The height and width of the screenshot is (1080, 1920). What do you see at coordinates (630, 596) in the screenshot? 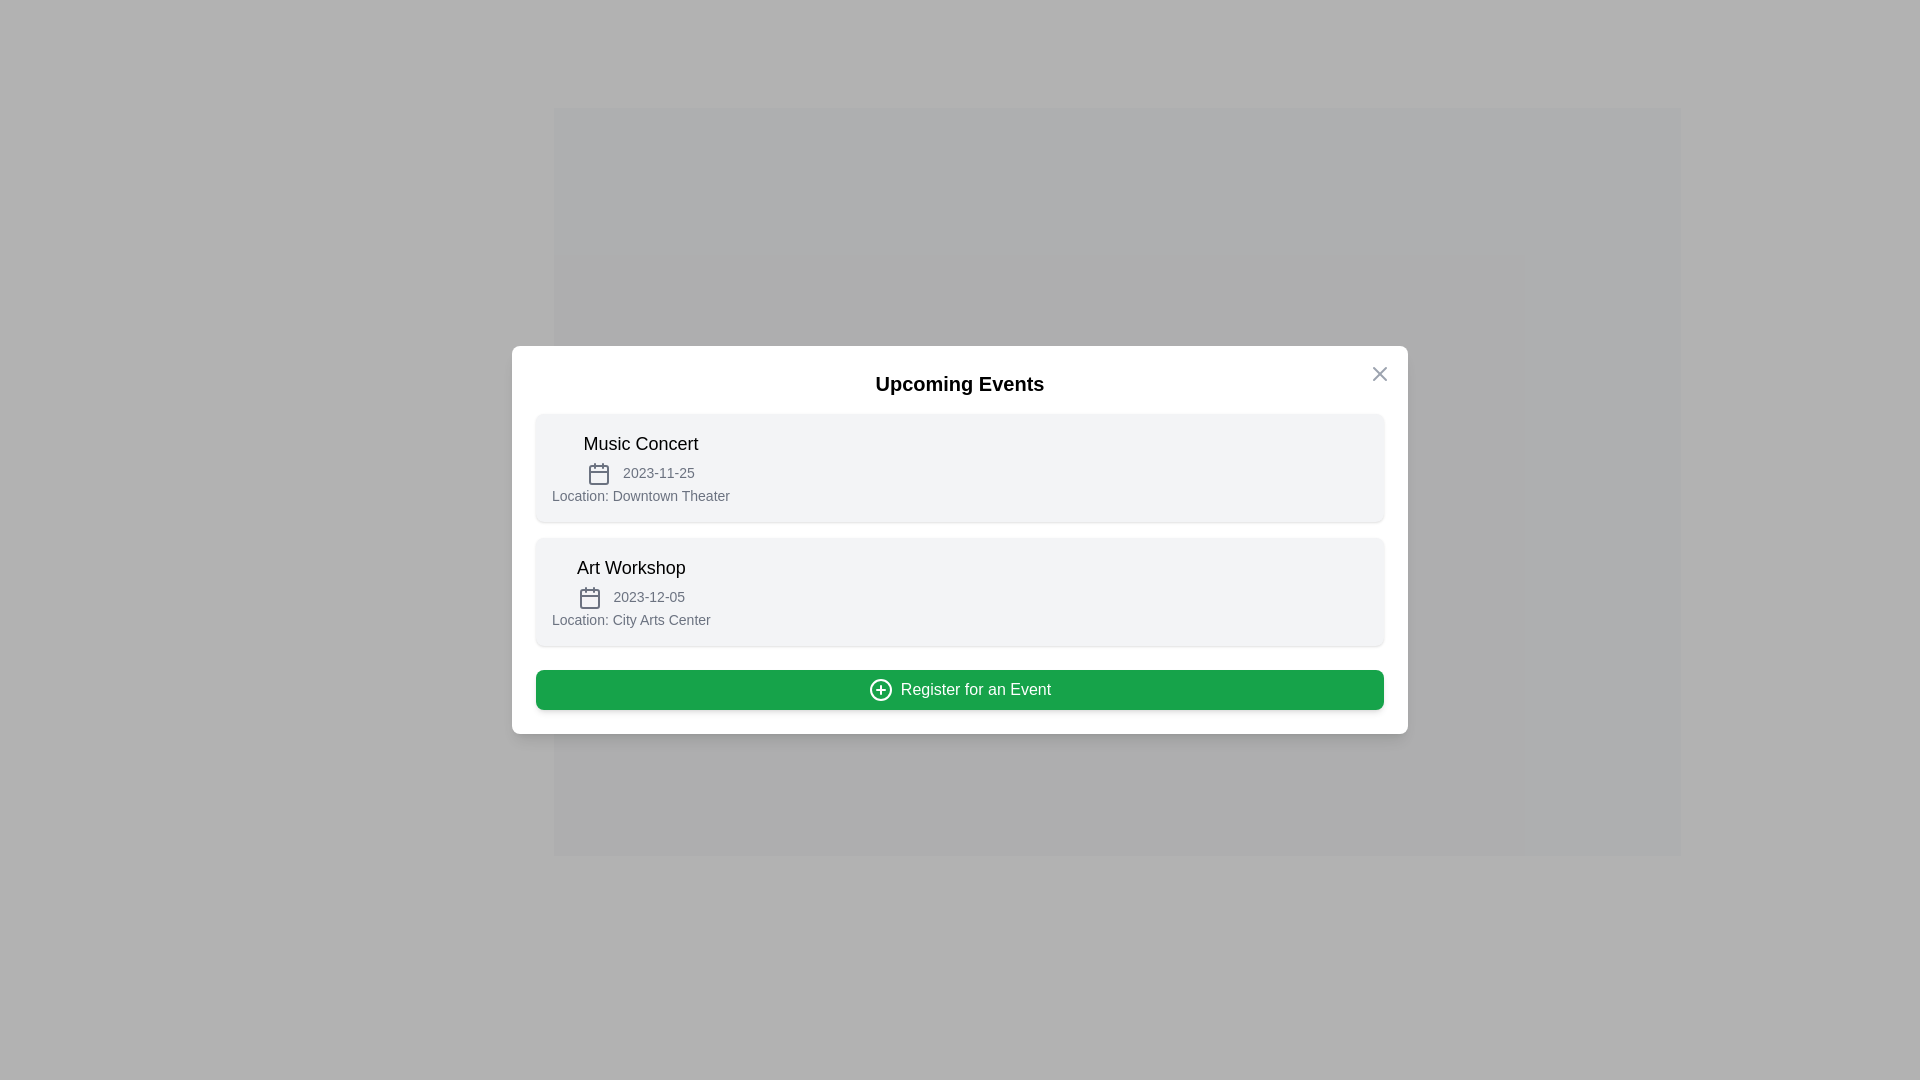
I see `date displayed in the text element that shows '2023-12-05', styled in a small, gray font, located beneath the 'Art Workshop' title` at bounding box center [630, 596].